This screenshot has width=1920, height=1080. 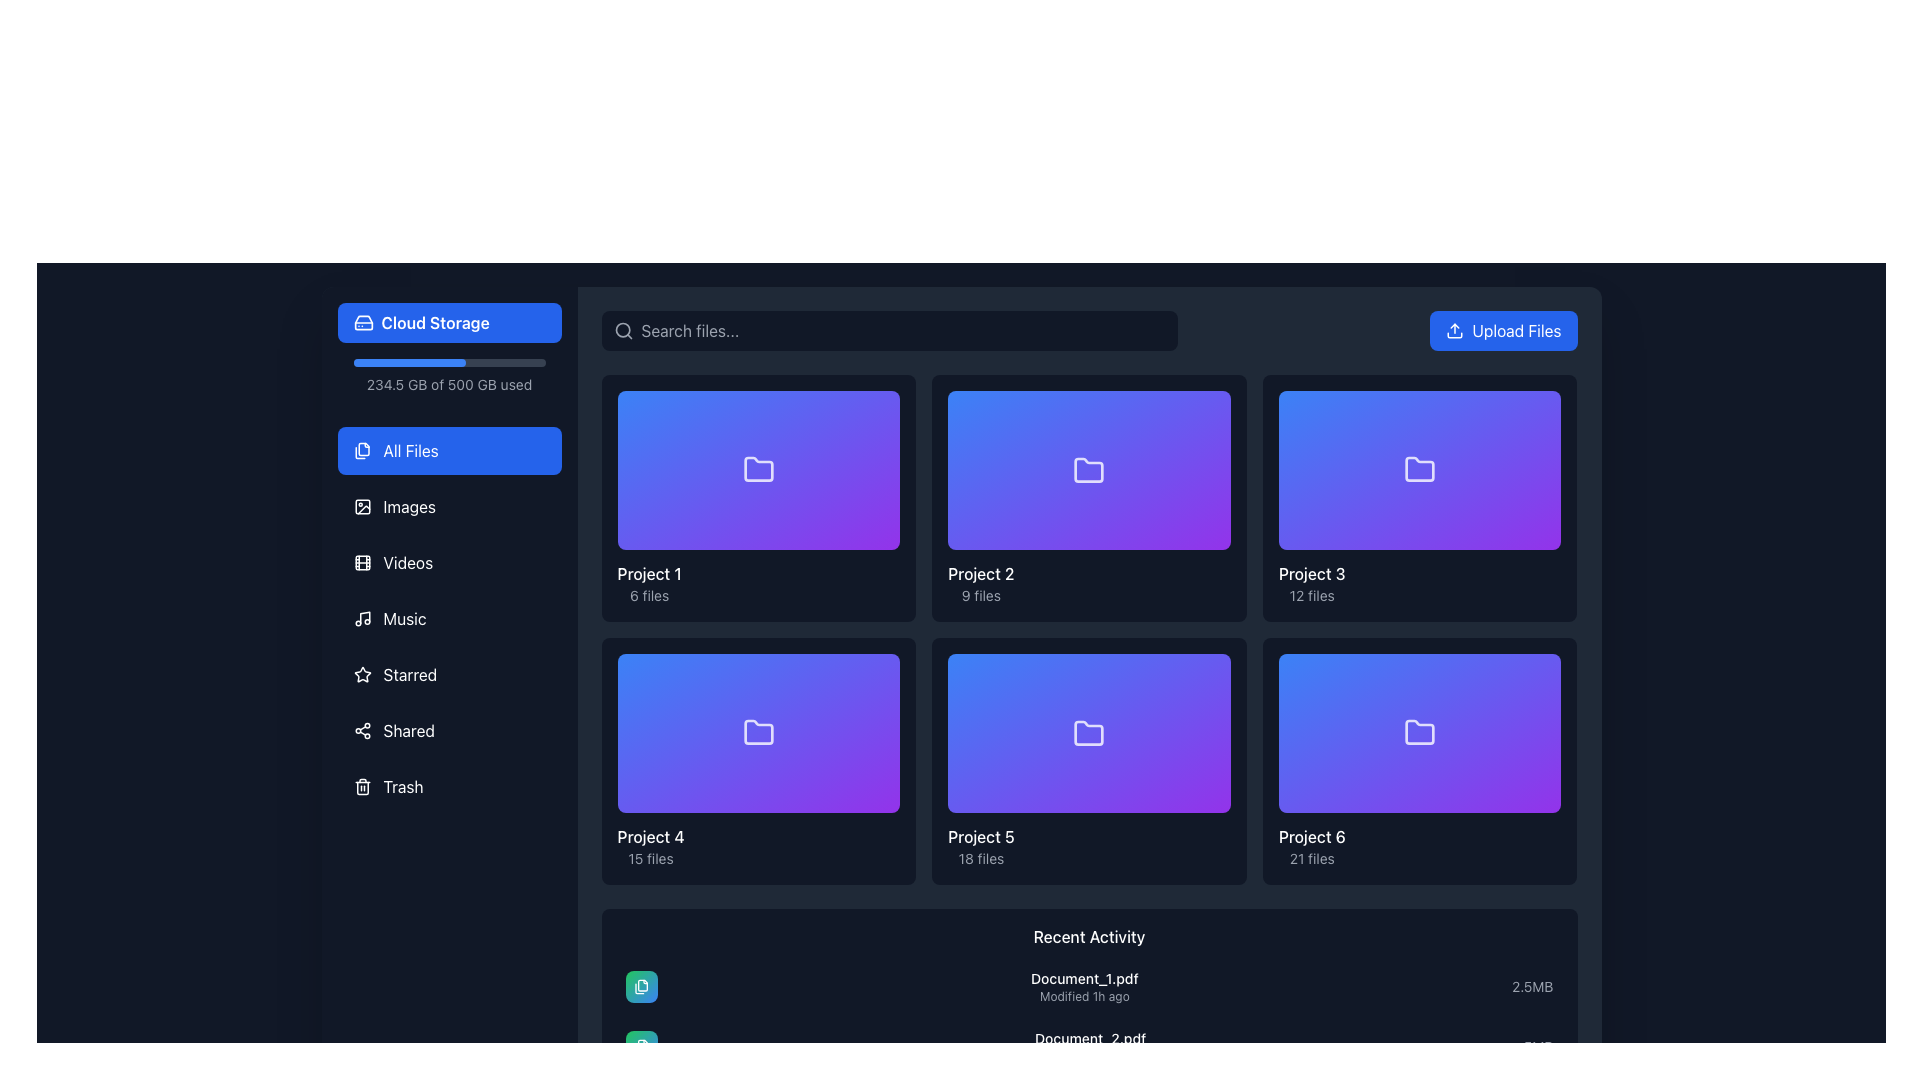 What do you see at coordinates (1312, 846) in the screenshot?
I see `the folder label 'Project 6' which indicates it contains 21 files, located in the second row and third column of the folder grid` at bounding box center [1312, 846].